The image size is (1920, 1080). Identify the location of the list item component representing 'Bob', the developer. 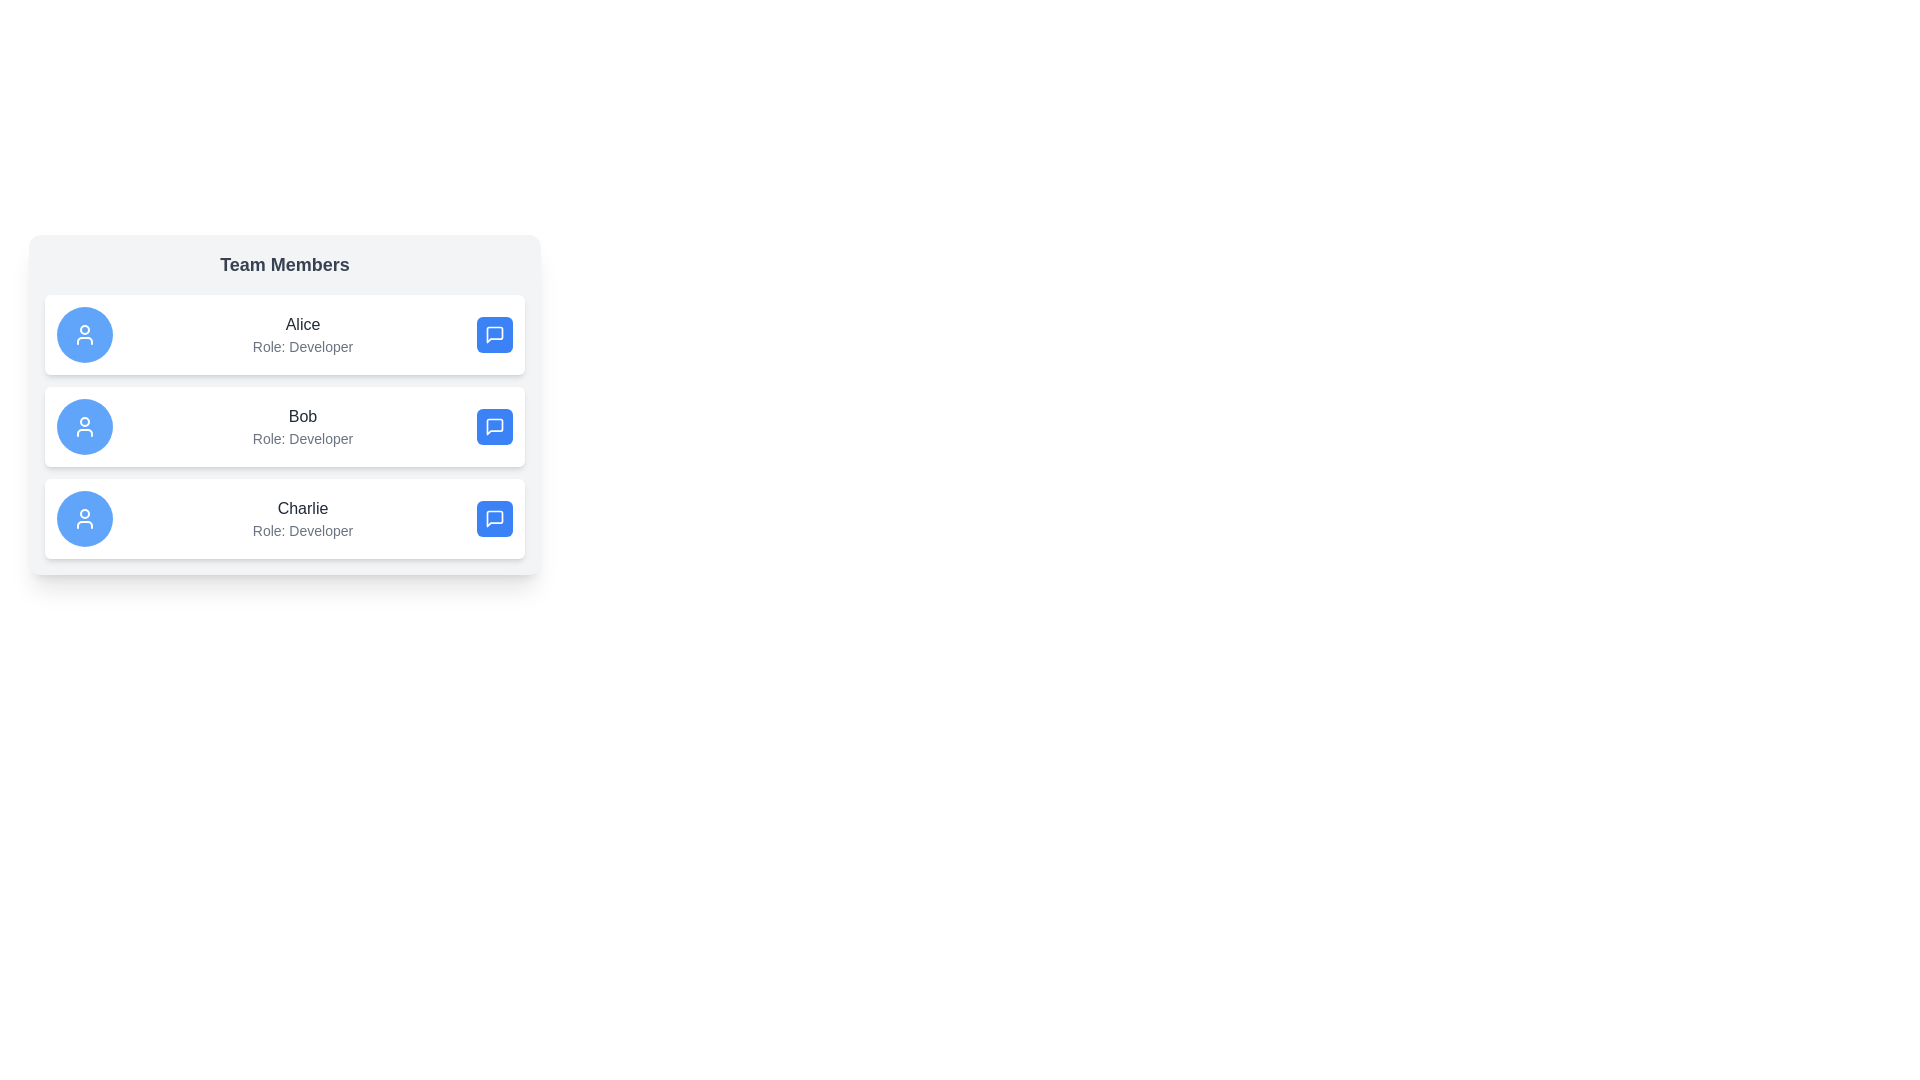
(283, 426).